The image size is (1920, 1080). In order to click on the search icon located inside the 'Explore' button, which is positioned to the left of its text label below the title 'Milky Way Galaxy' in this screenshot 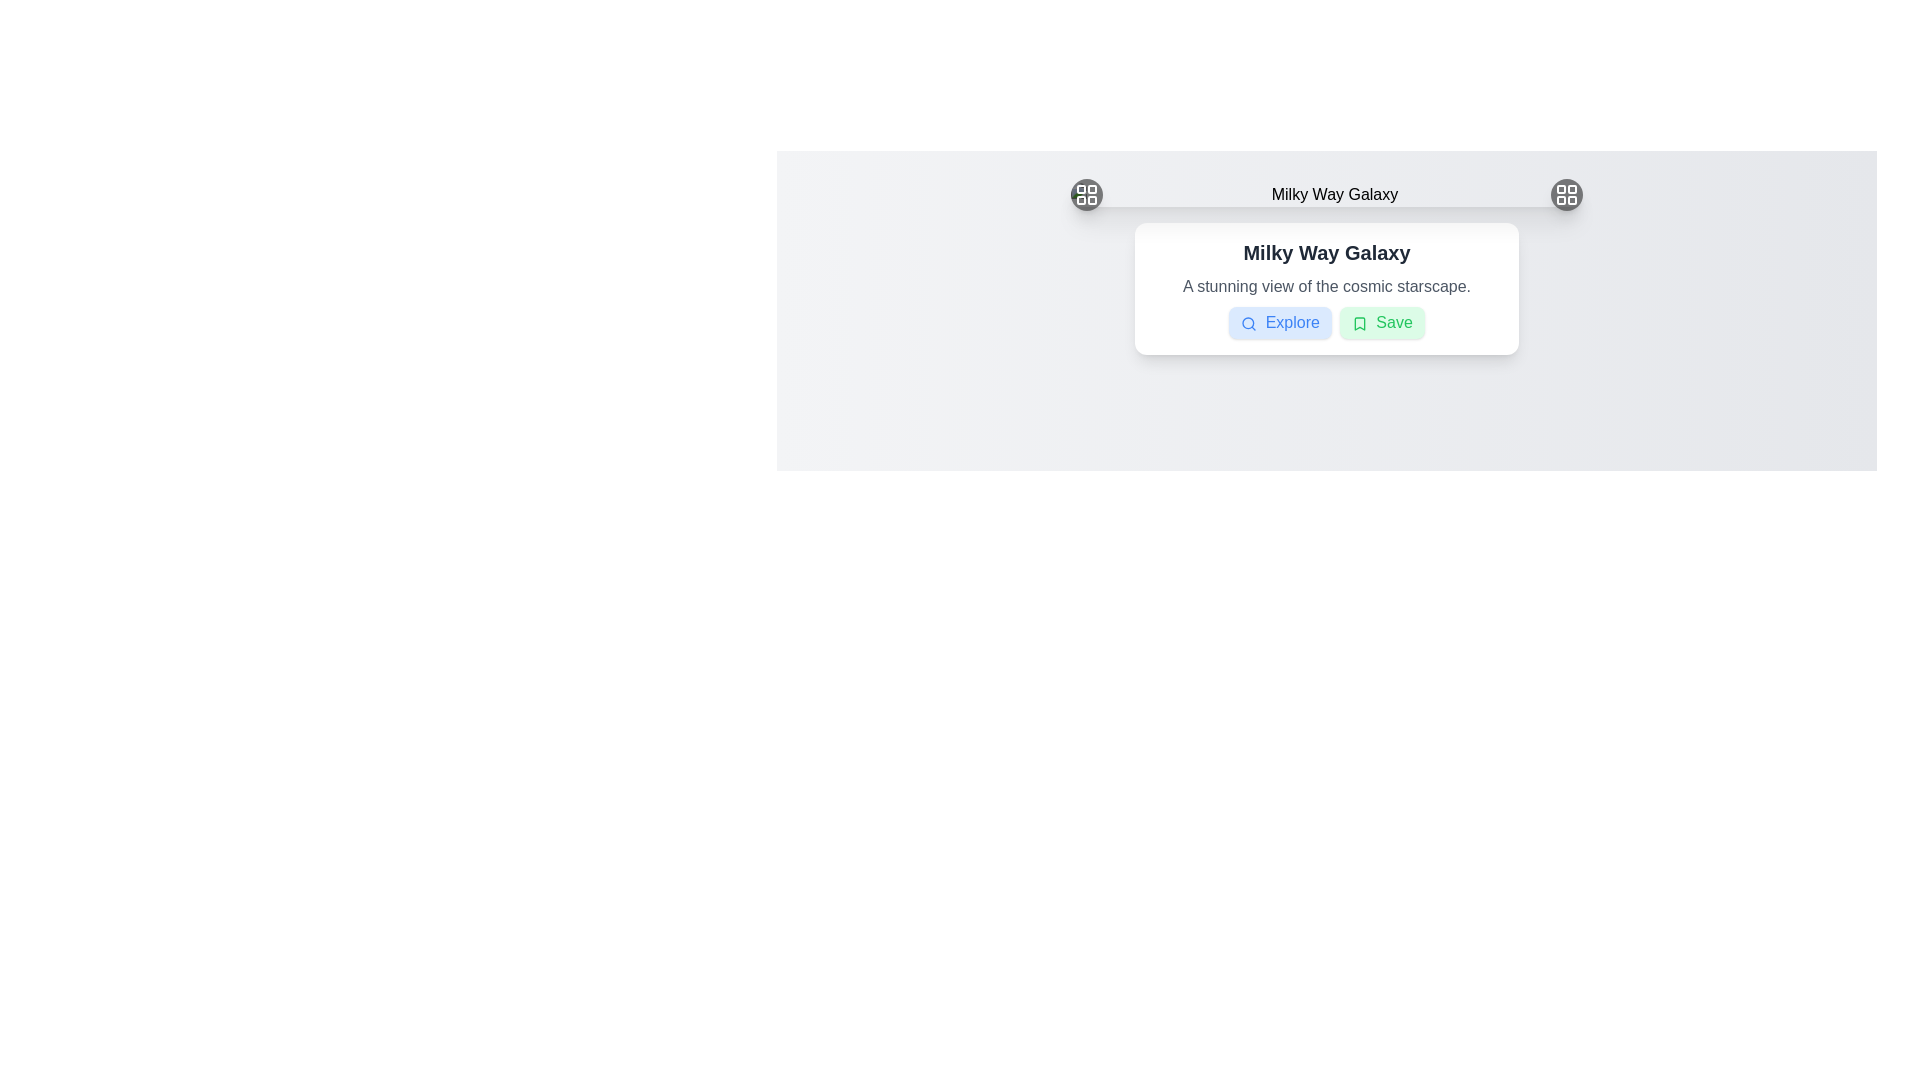, I will do `click(1248, 322)`.